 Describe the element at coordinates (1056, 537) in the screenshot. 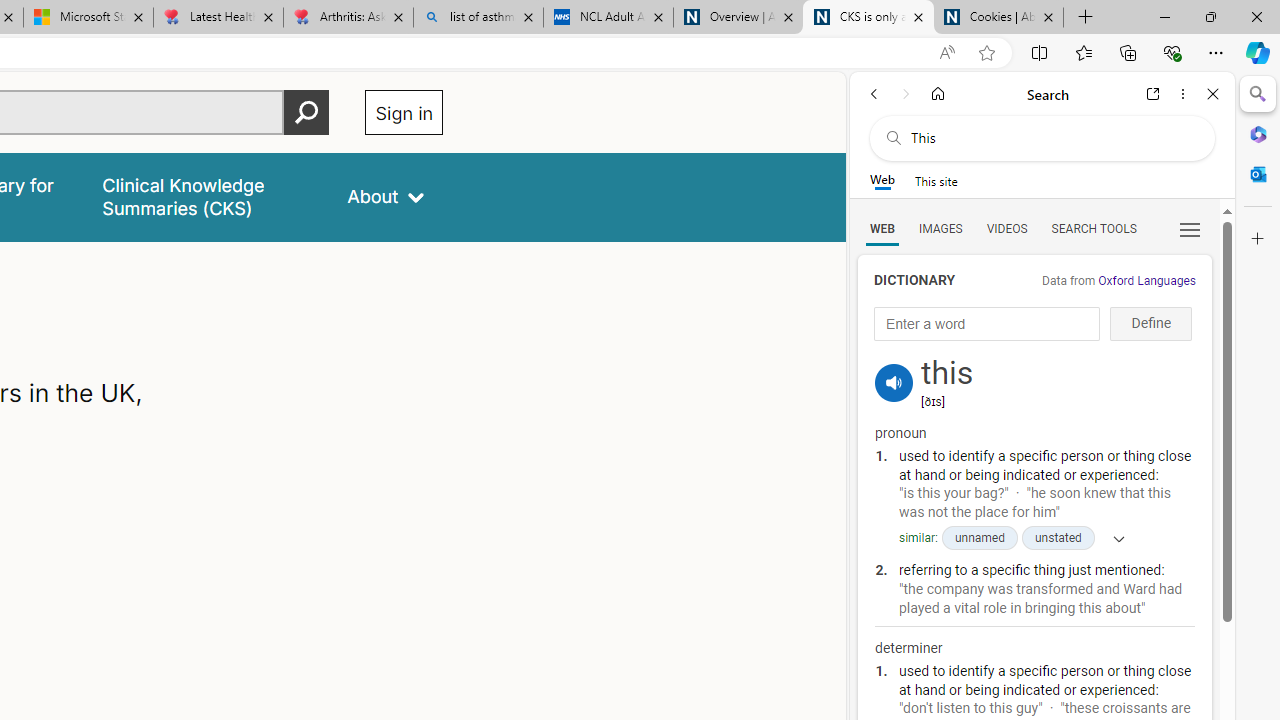

I see `'unstated'` at that location.